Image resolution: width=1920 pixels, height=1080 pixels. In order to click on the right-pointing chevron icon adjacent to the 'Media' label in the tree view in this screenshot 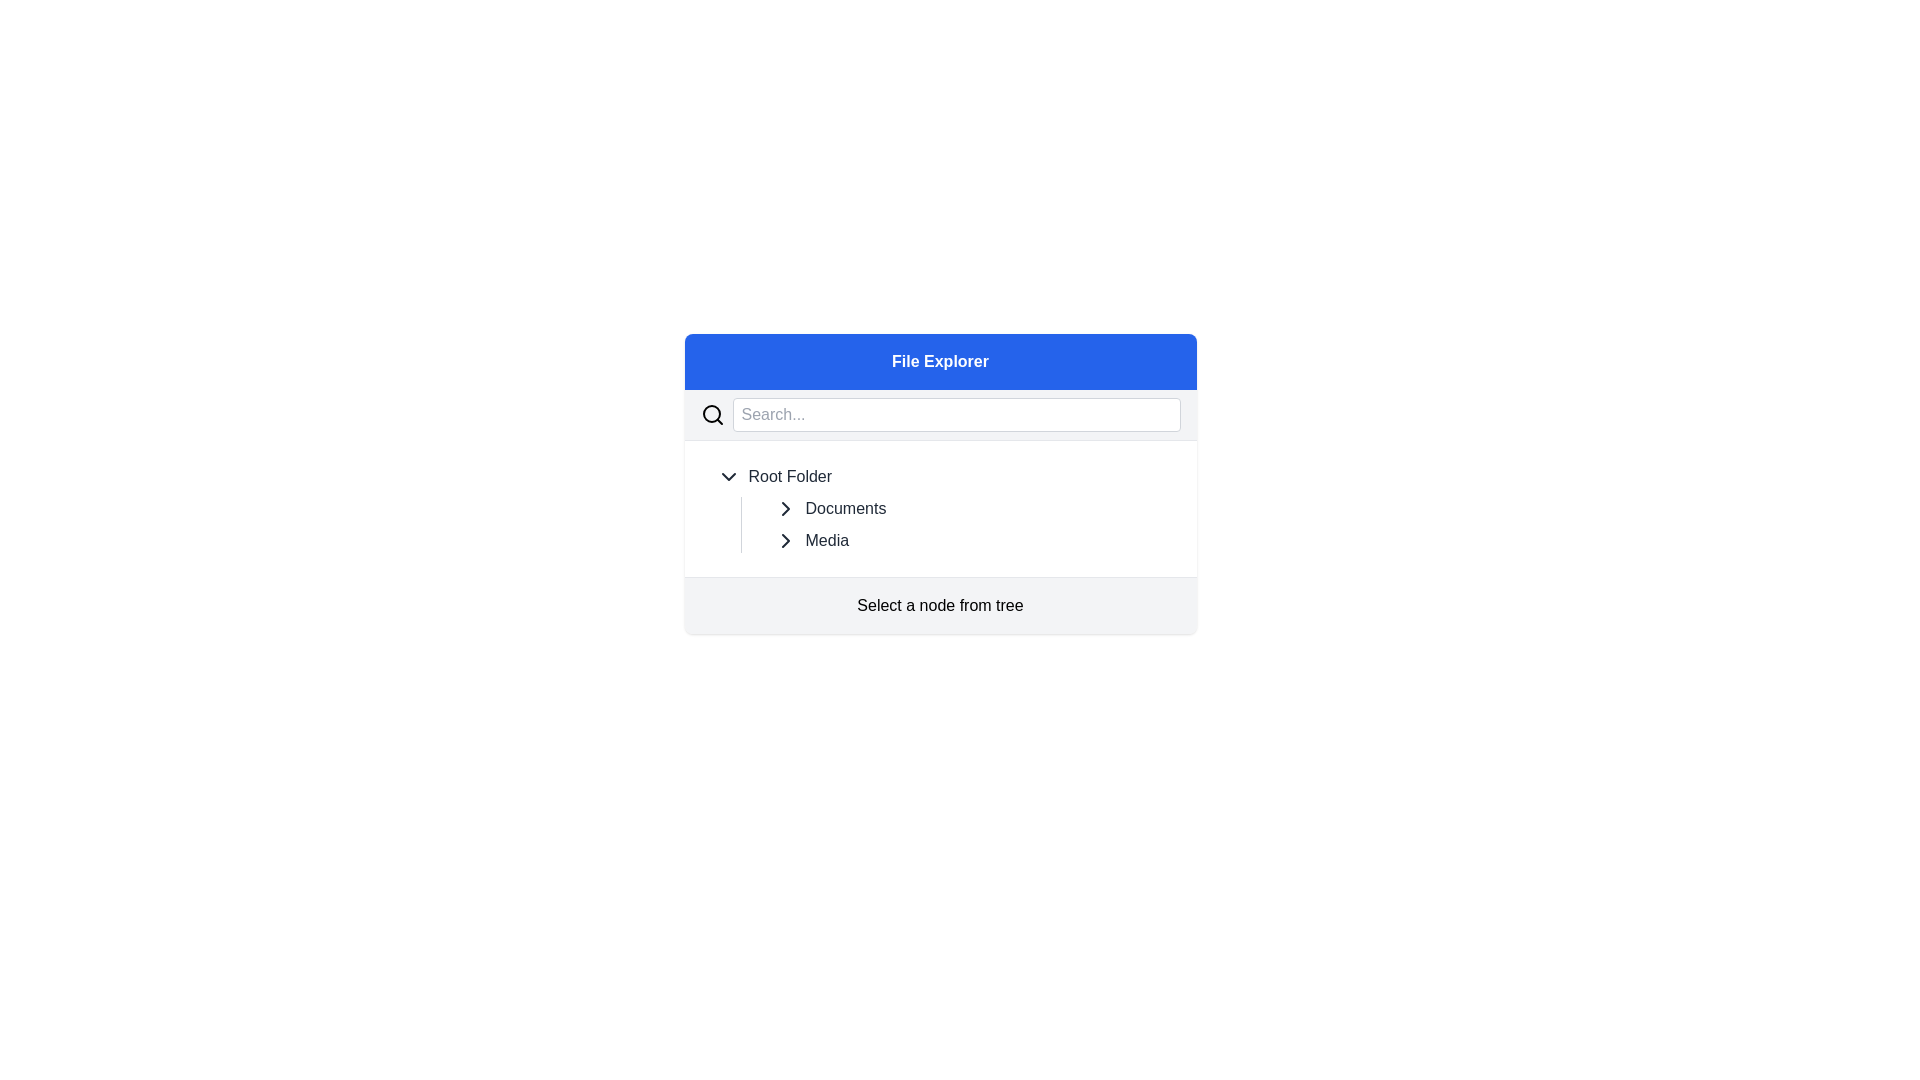, I will do `click(784, 508)`.